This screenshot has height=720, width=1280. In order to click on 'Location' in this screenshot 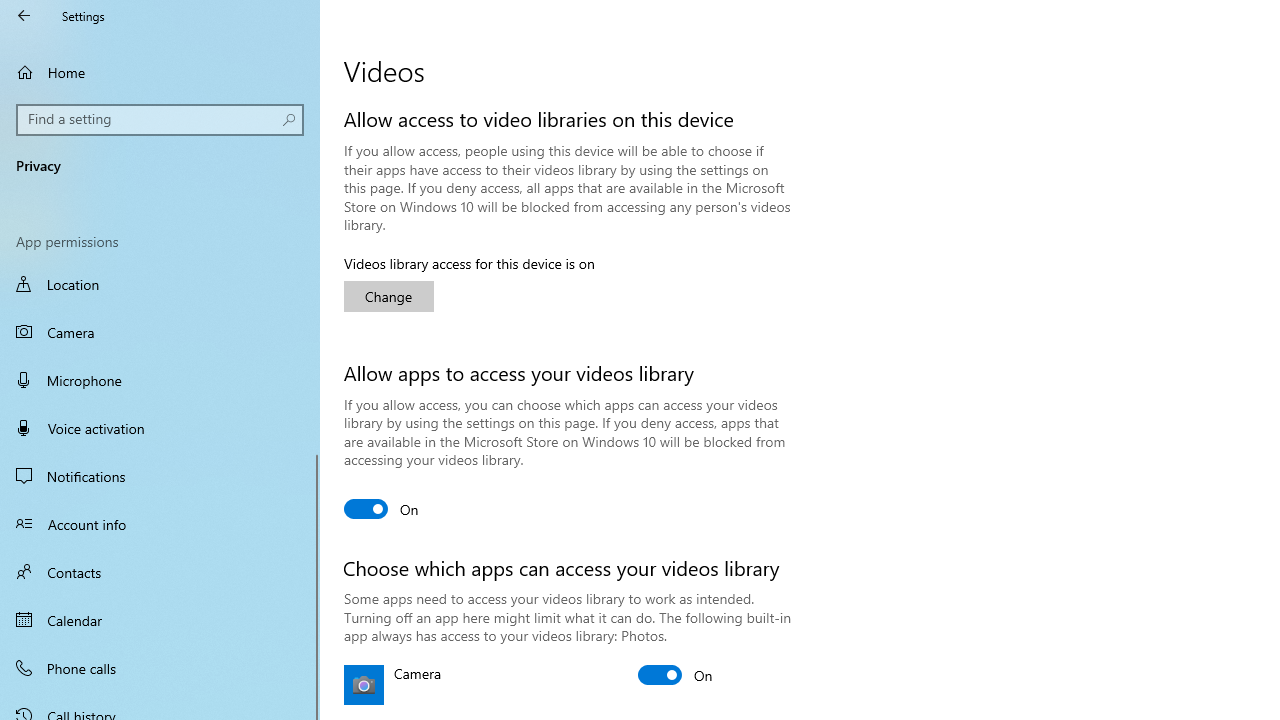, I will do `click(160, 286)`.